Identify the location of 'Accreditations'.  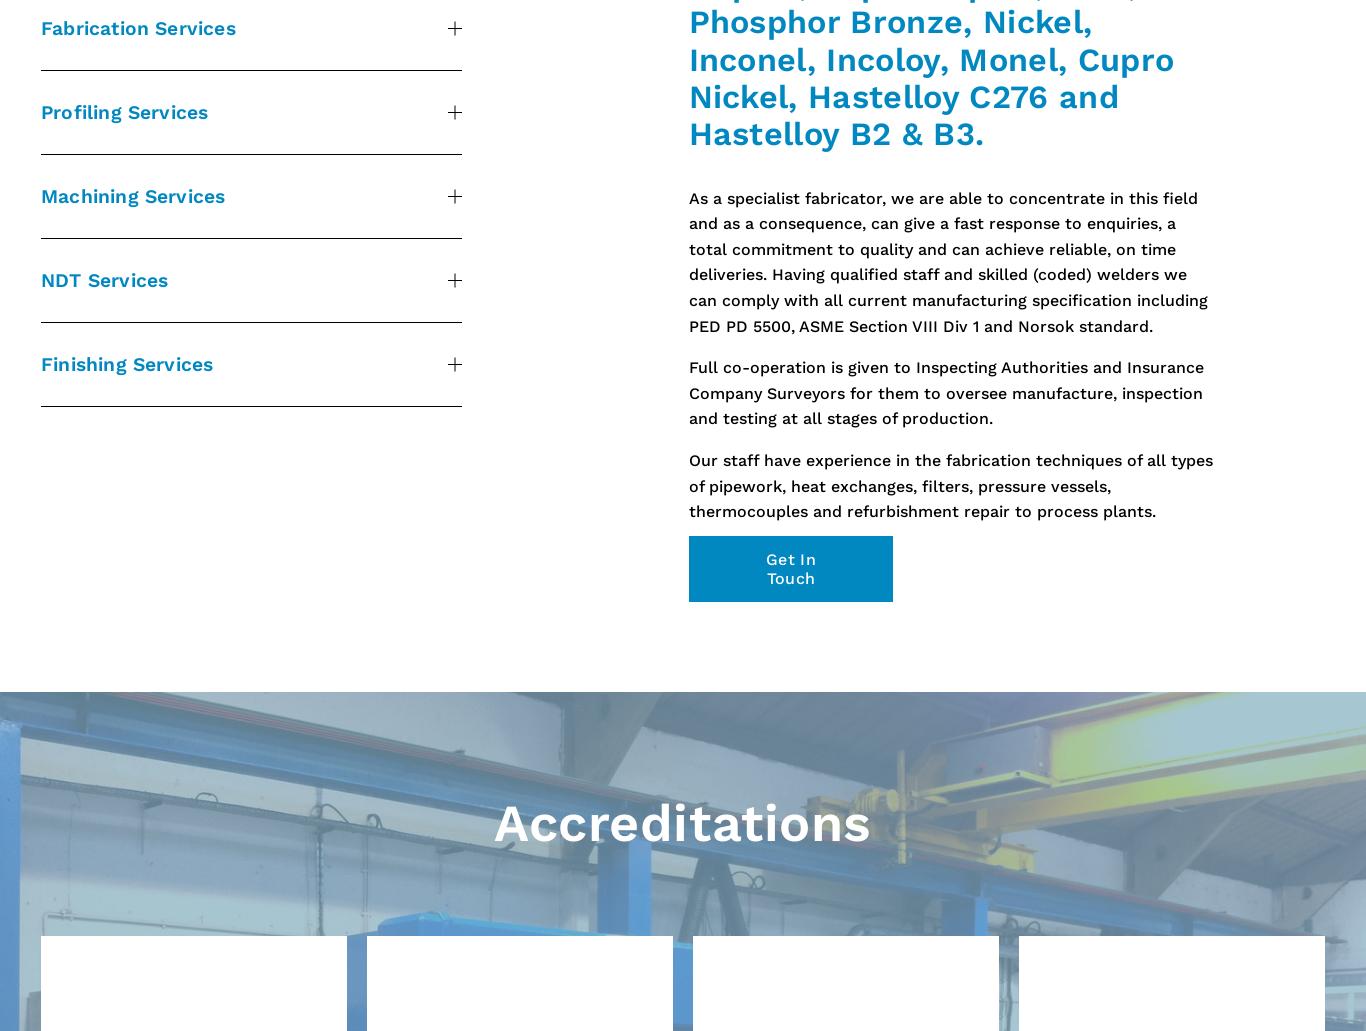
(681, 822).